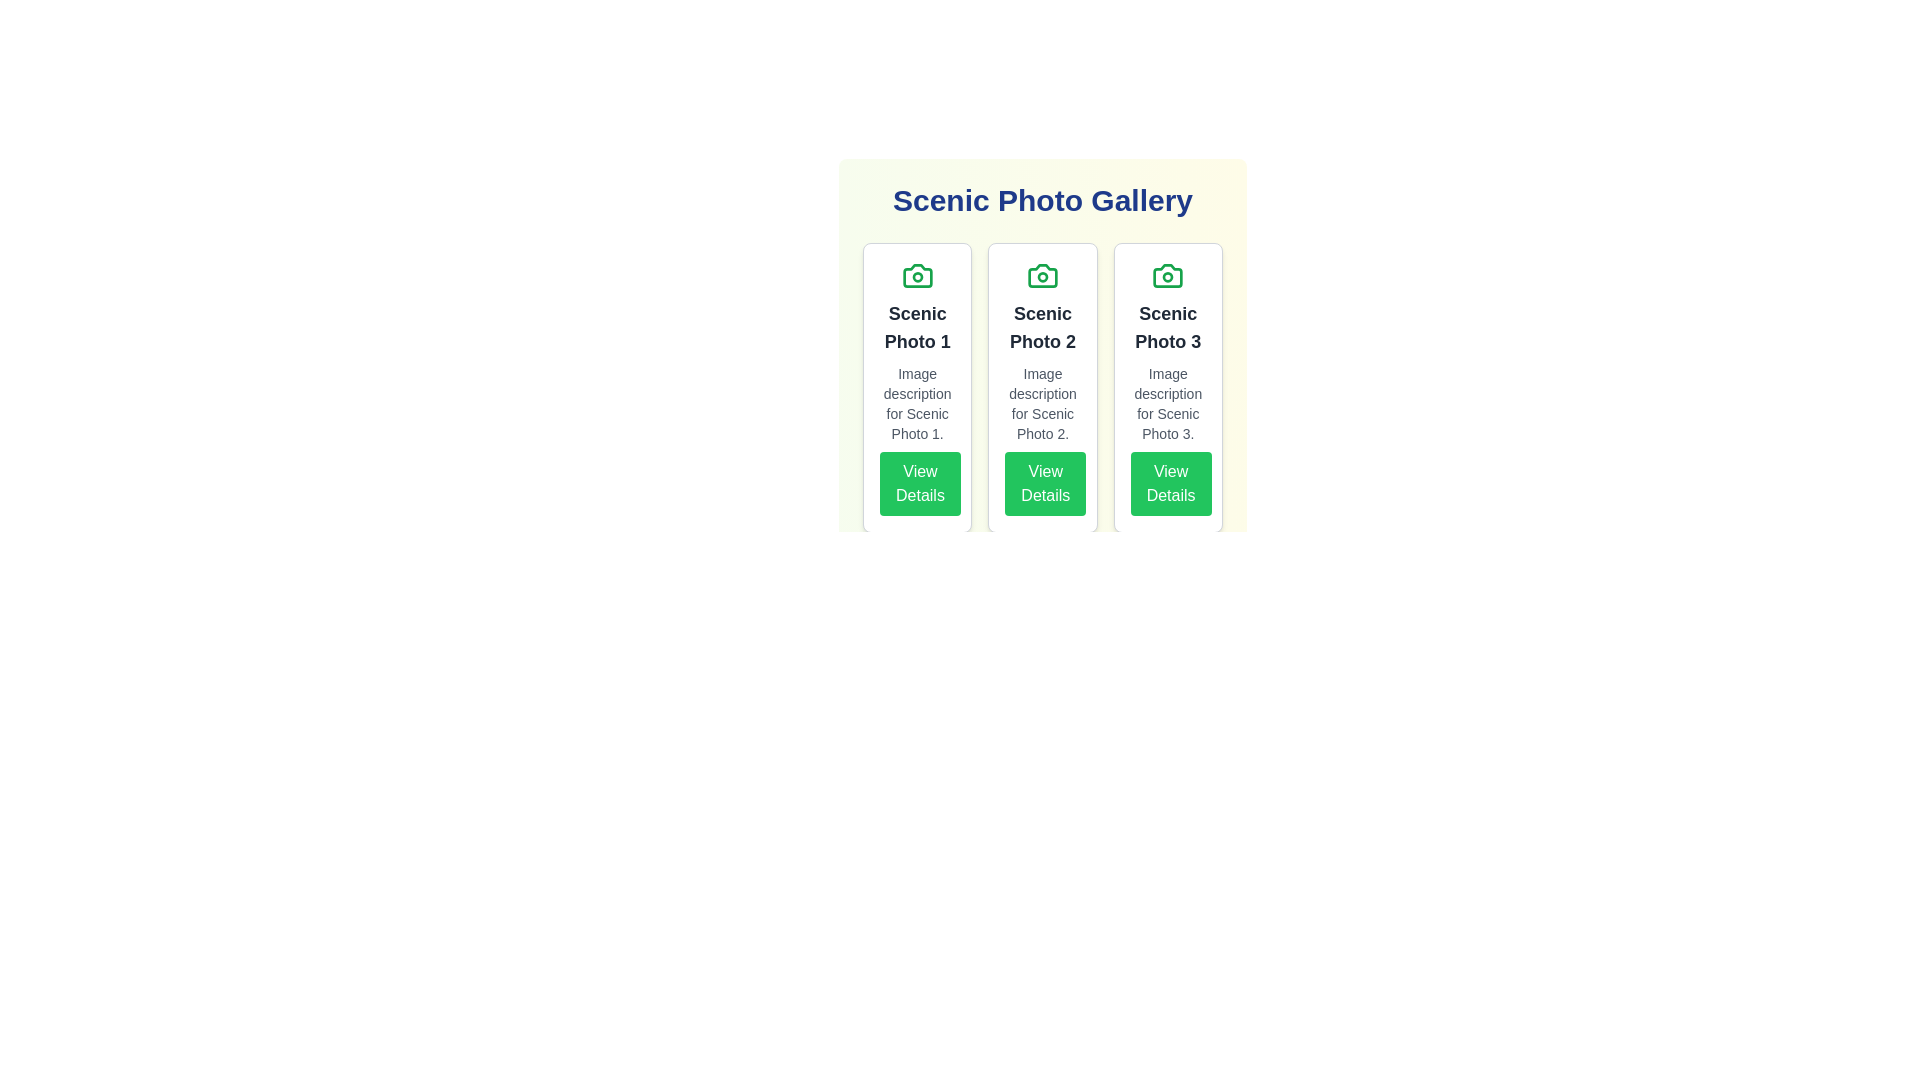 The height and width of the screenshot is (1080, 1920). I want to click on the 'View Details' button for the photo titled 'Scenic Photo 1', so click(919, 483).